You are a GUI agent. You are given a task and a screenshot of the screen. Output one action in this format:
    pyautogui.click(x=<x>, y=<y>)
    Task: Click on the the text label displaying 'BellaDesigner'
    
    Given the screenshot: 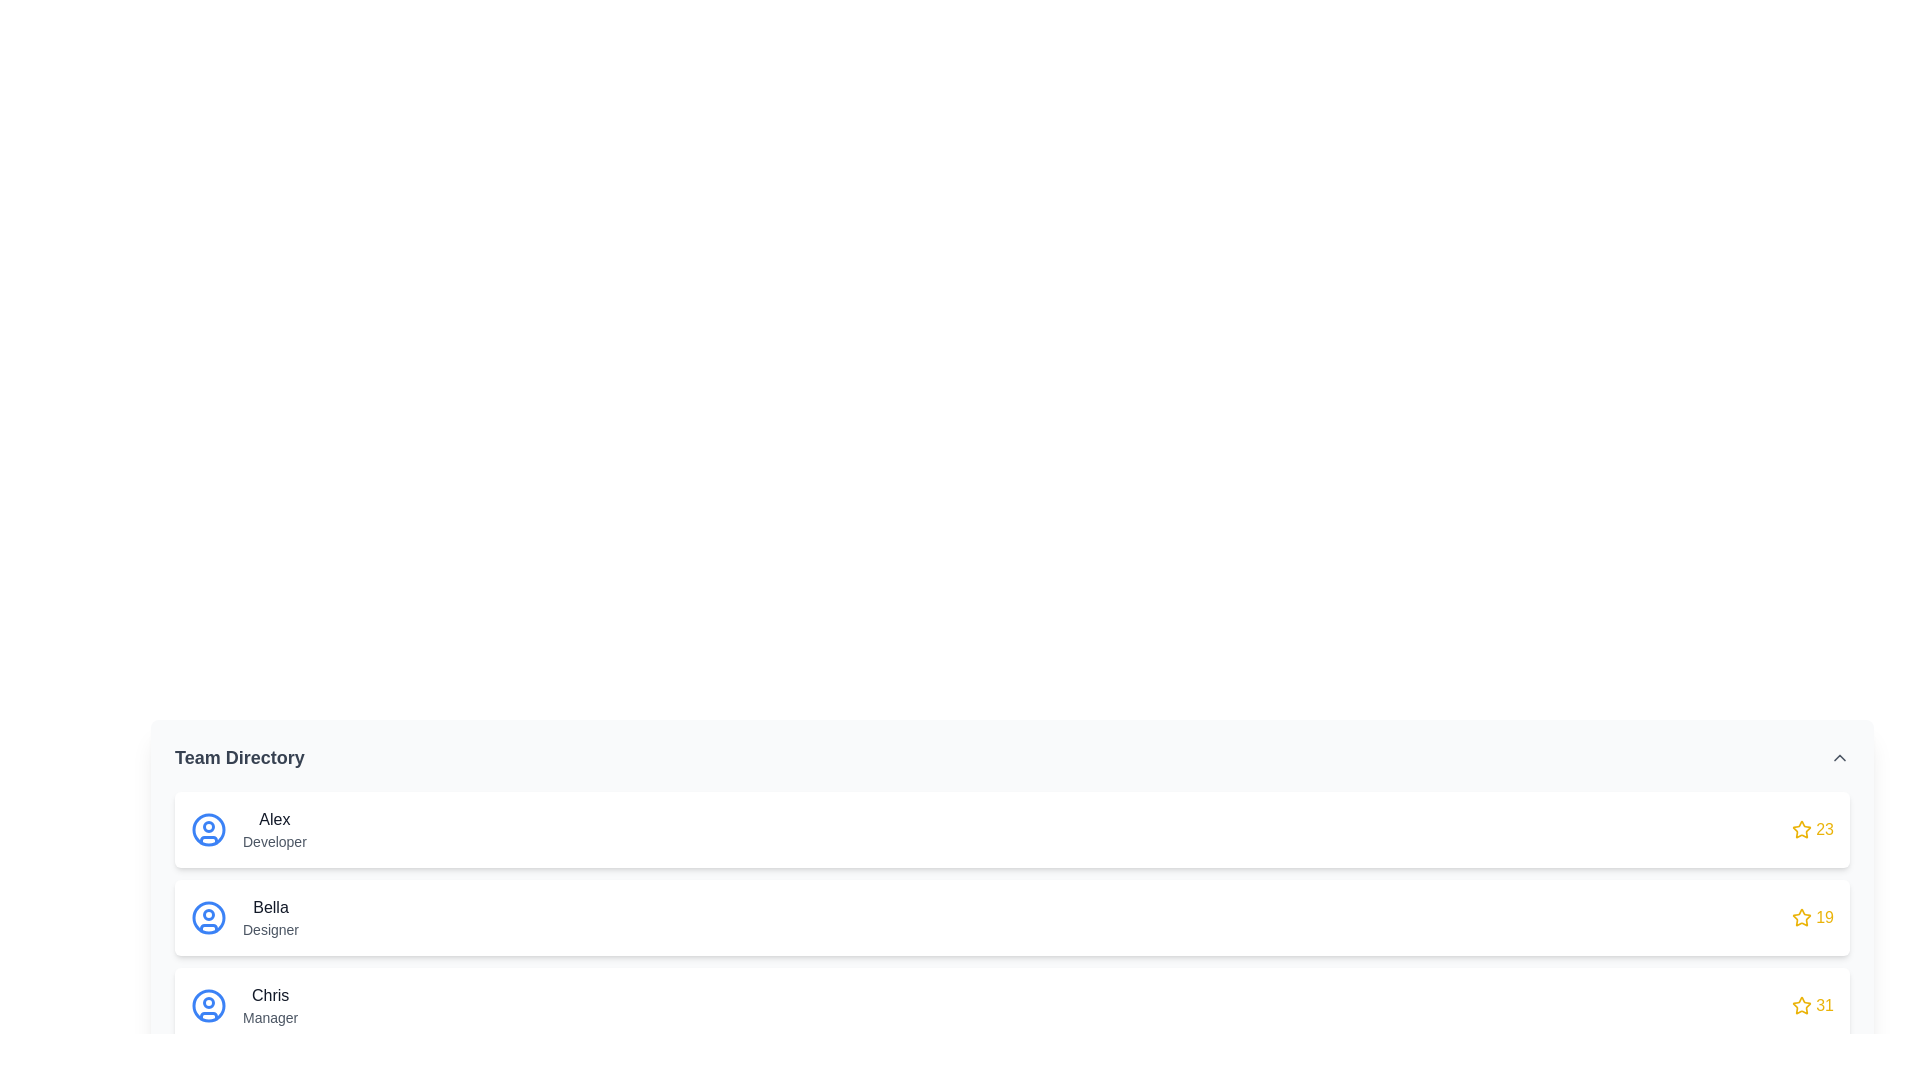 What is the action you would take?
    pyautogui.click(x=270, y=918)
    